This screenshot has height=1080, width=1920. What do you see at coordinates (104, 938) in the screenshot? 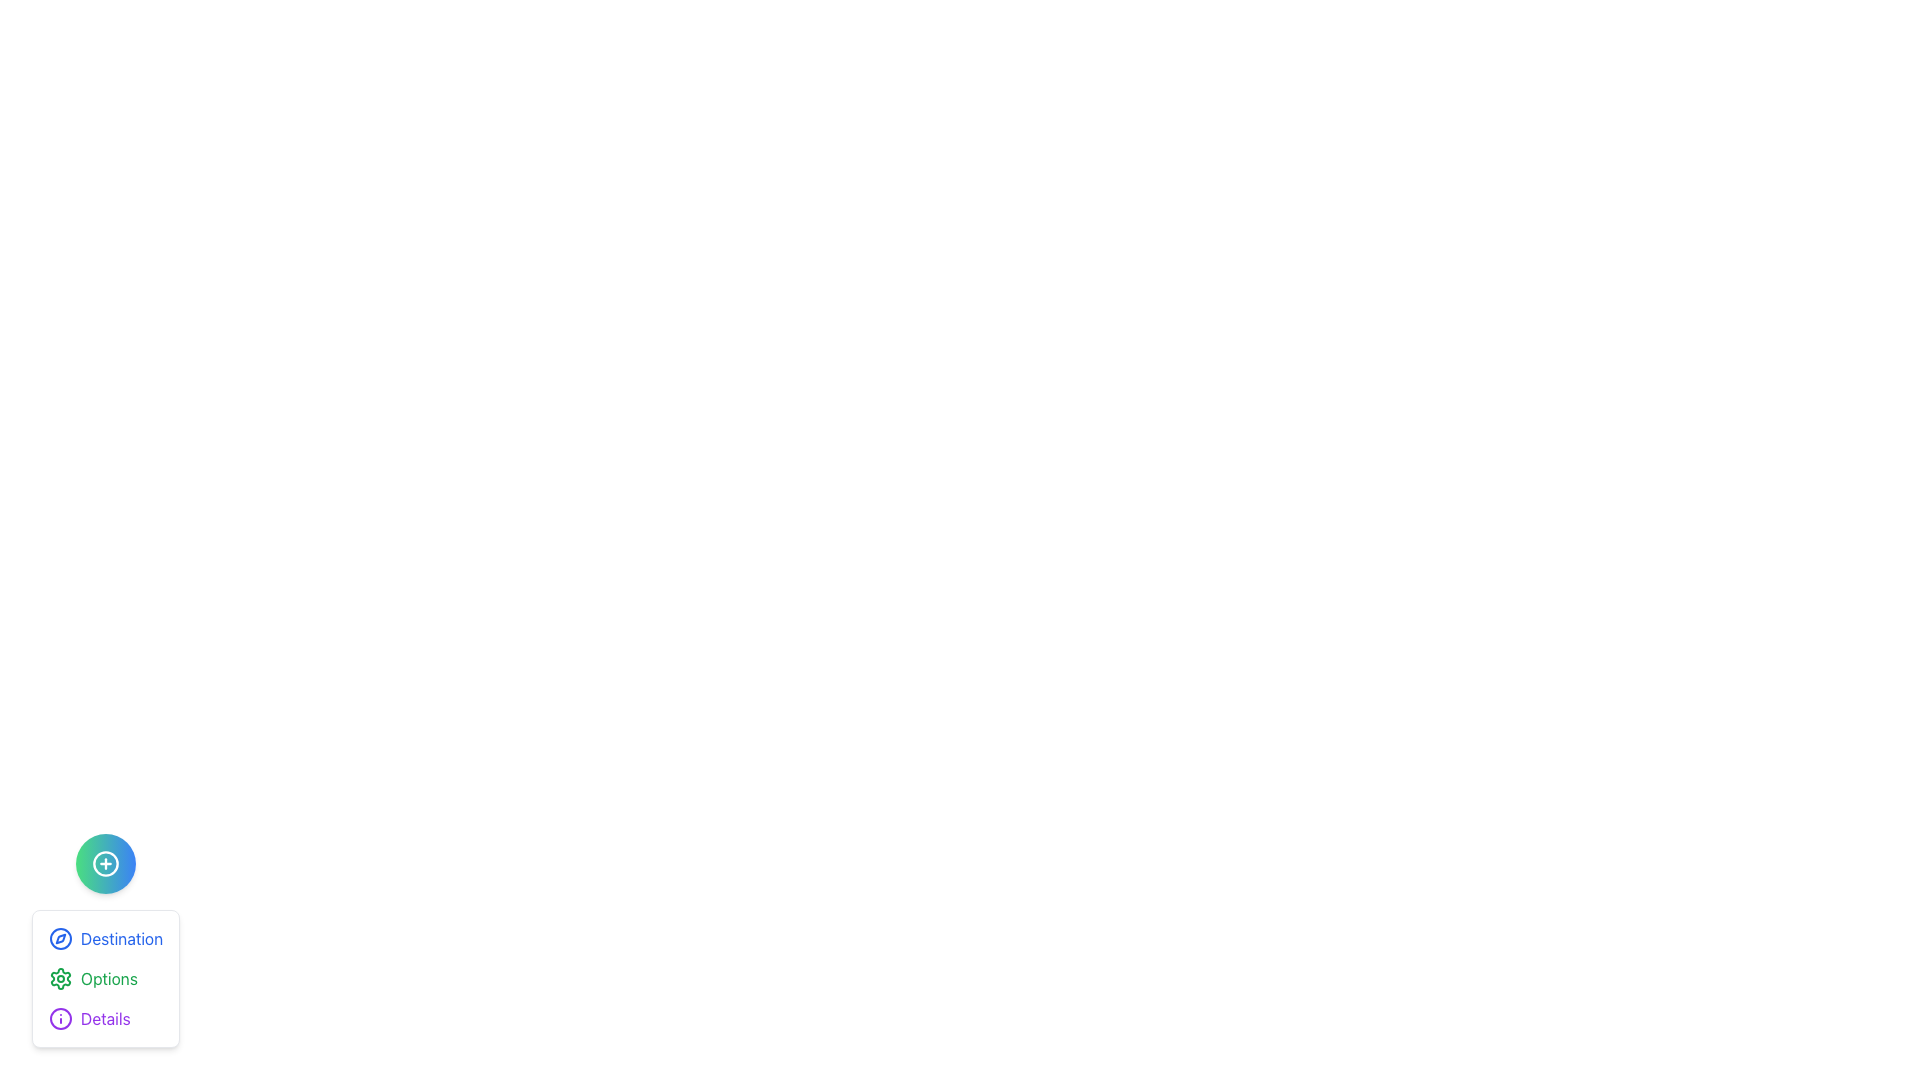
I see `the Interactive Text Link with Icon located at the top of the vertically stacked menu` at bounding box center [104, 938].